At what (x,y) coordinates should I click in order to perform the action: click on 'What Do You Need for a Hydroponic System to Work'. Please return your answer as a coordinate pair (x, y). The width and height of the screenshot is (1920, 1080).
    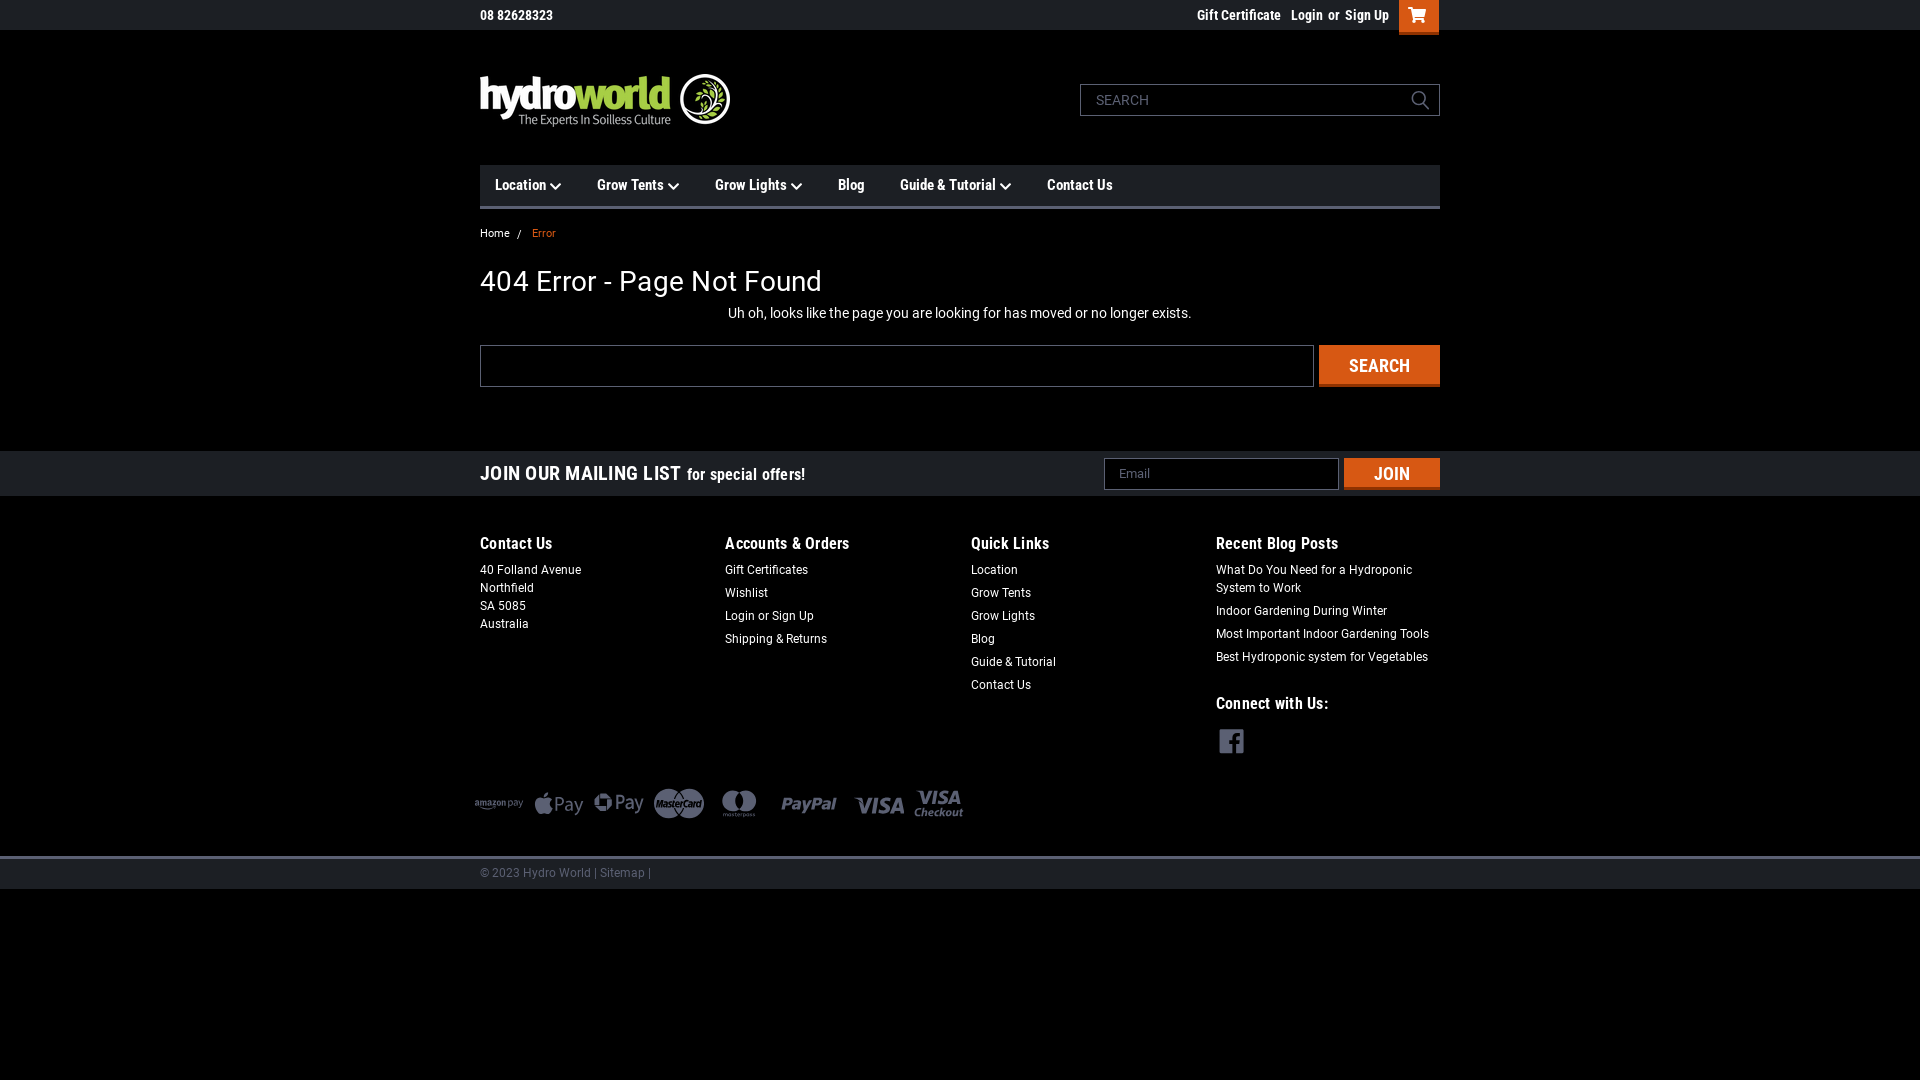
    Looking at the image, I should click on (1328, 578).